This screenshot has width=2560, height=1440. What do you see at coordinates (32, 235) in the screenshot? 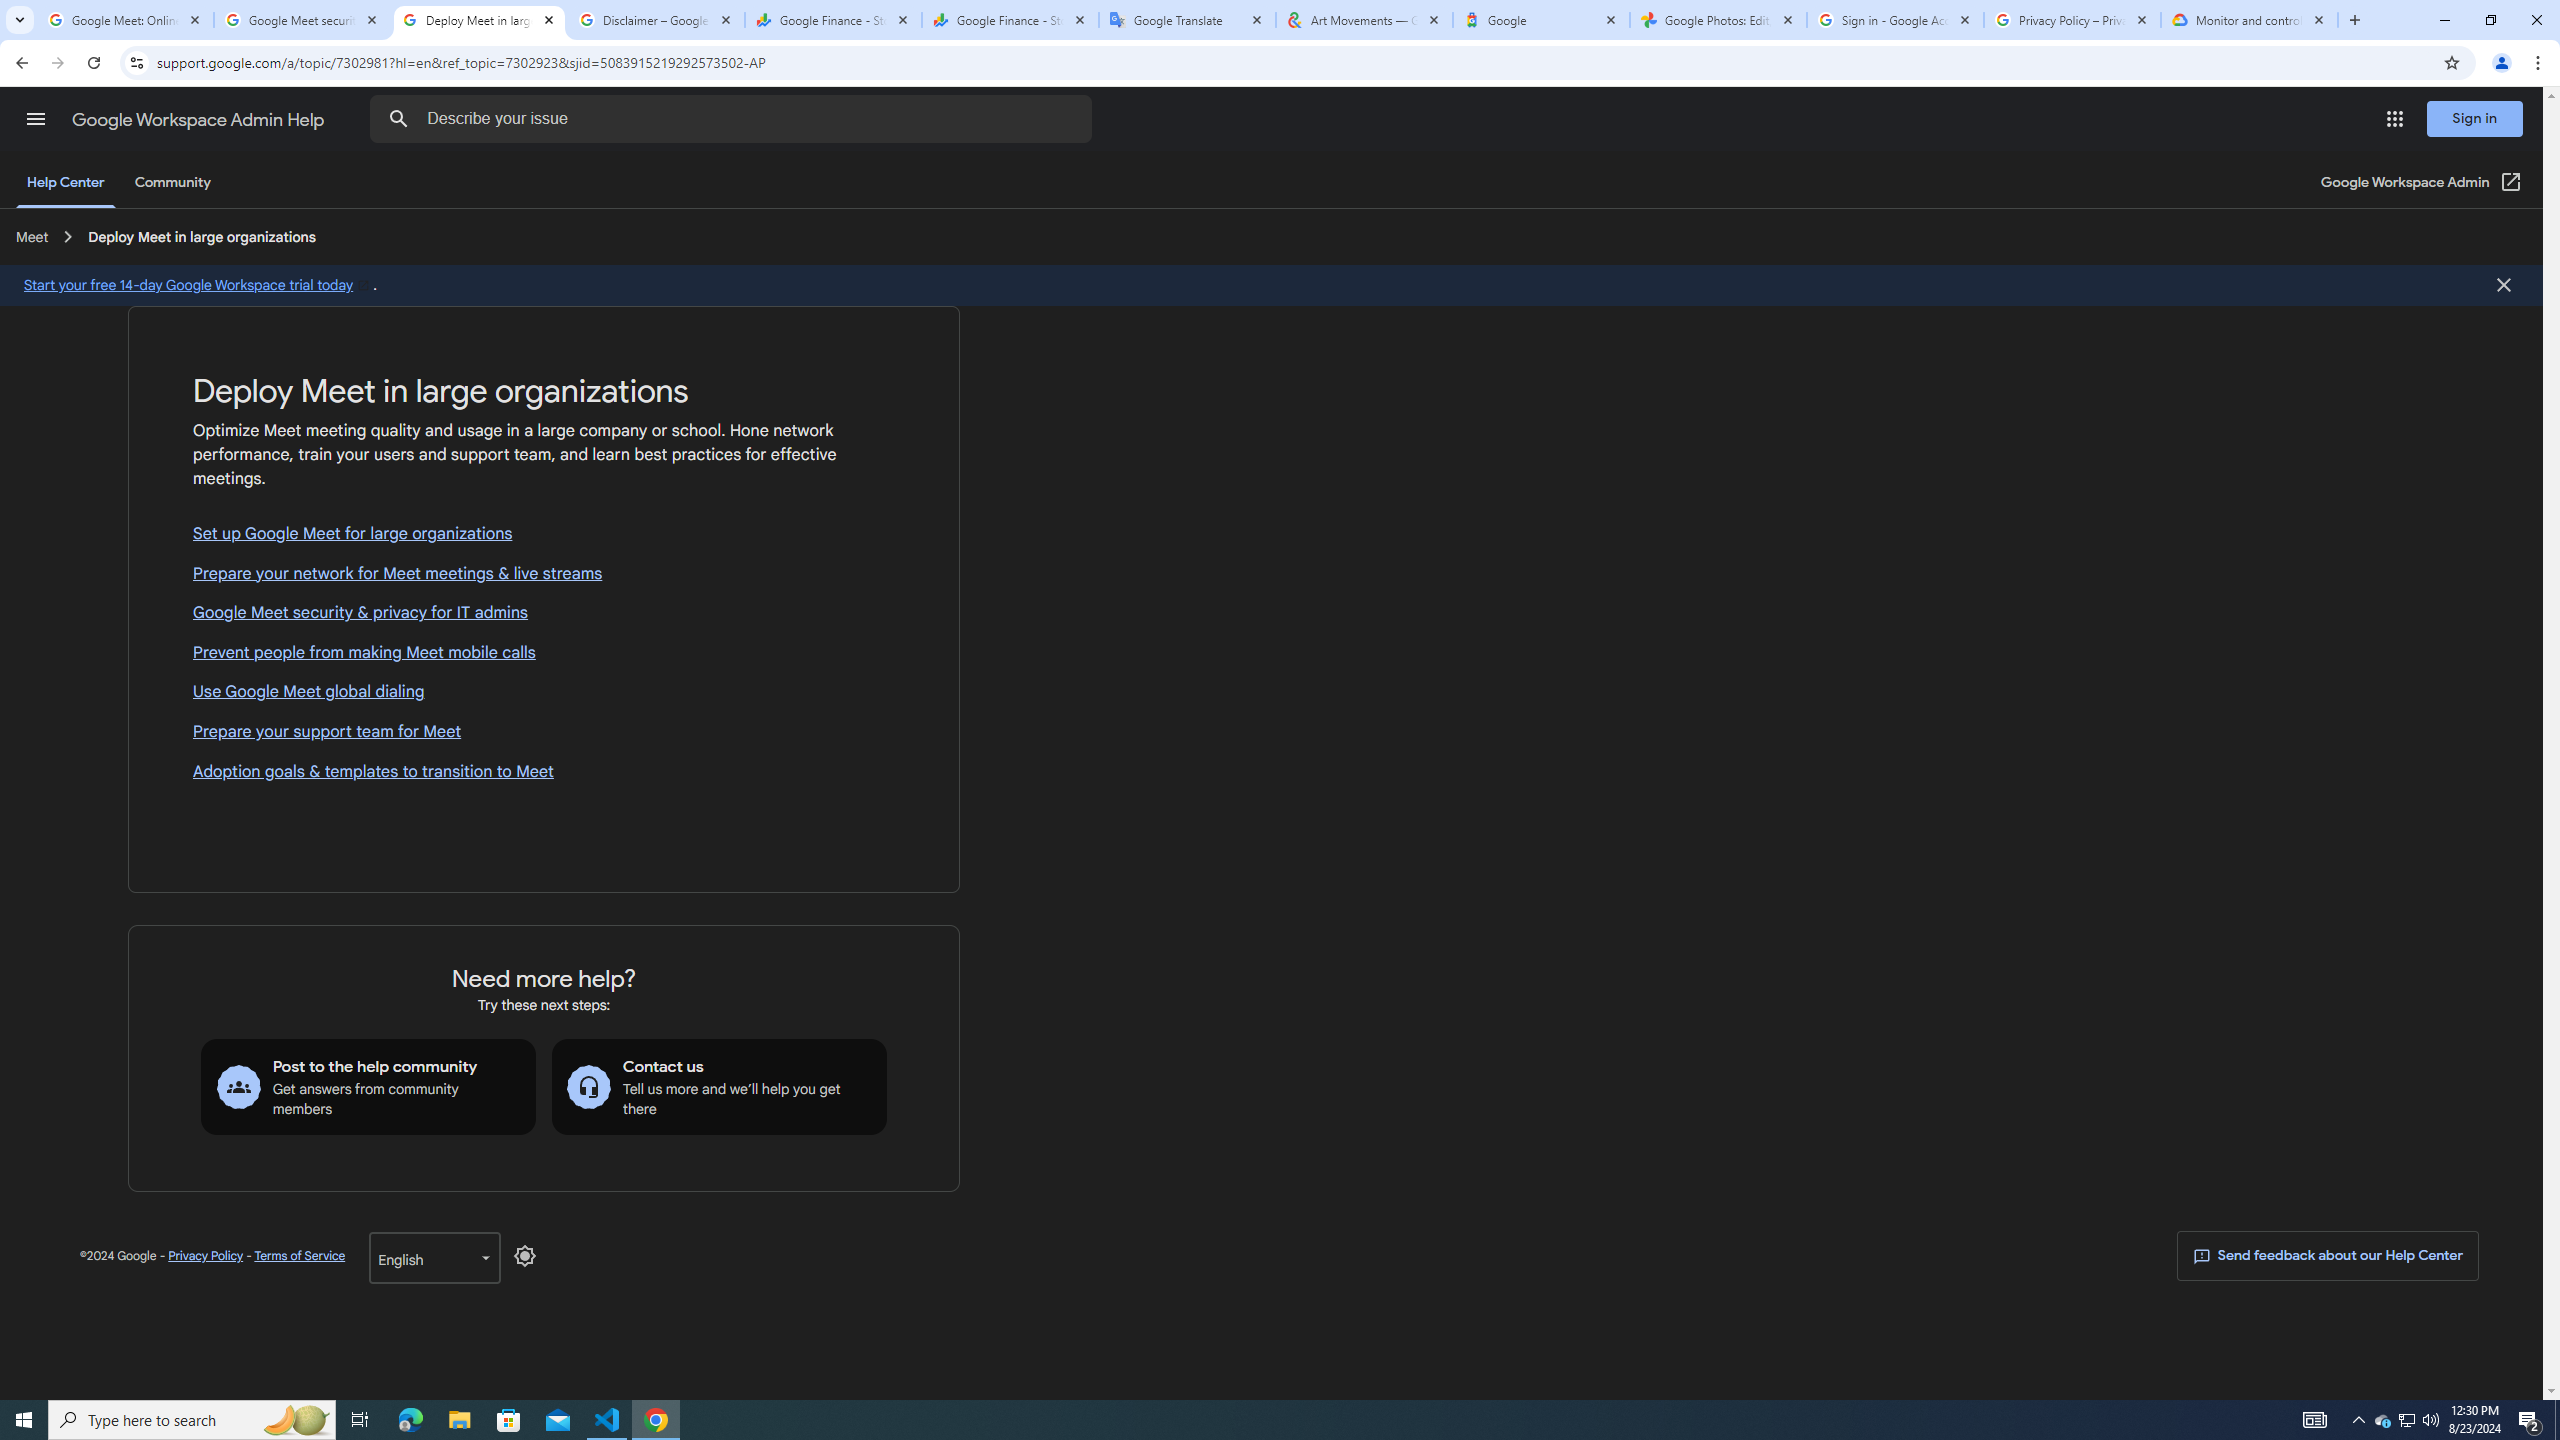
I see `'Meet '` at bounding box center [32, 235].